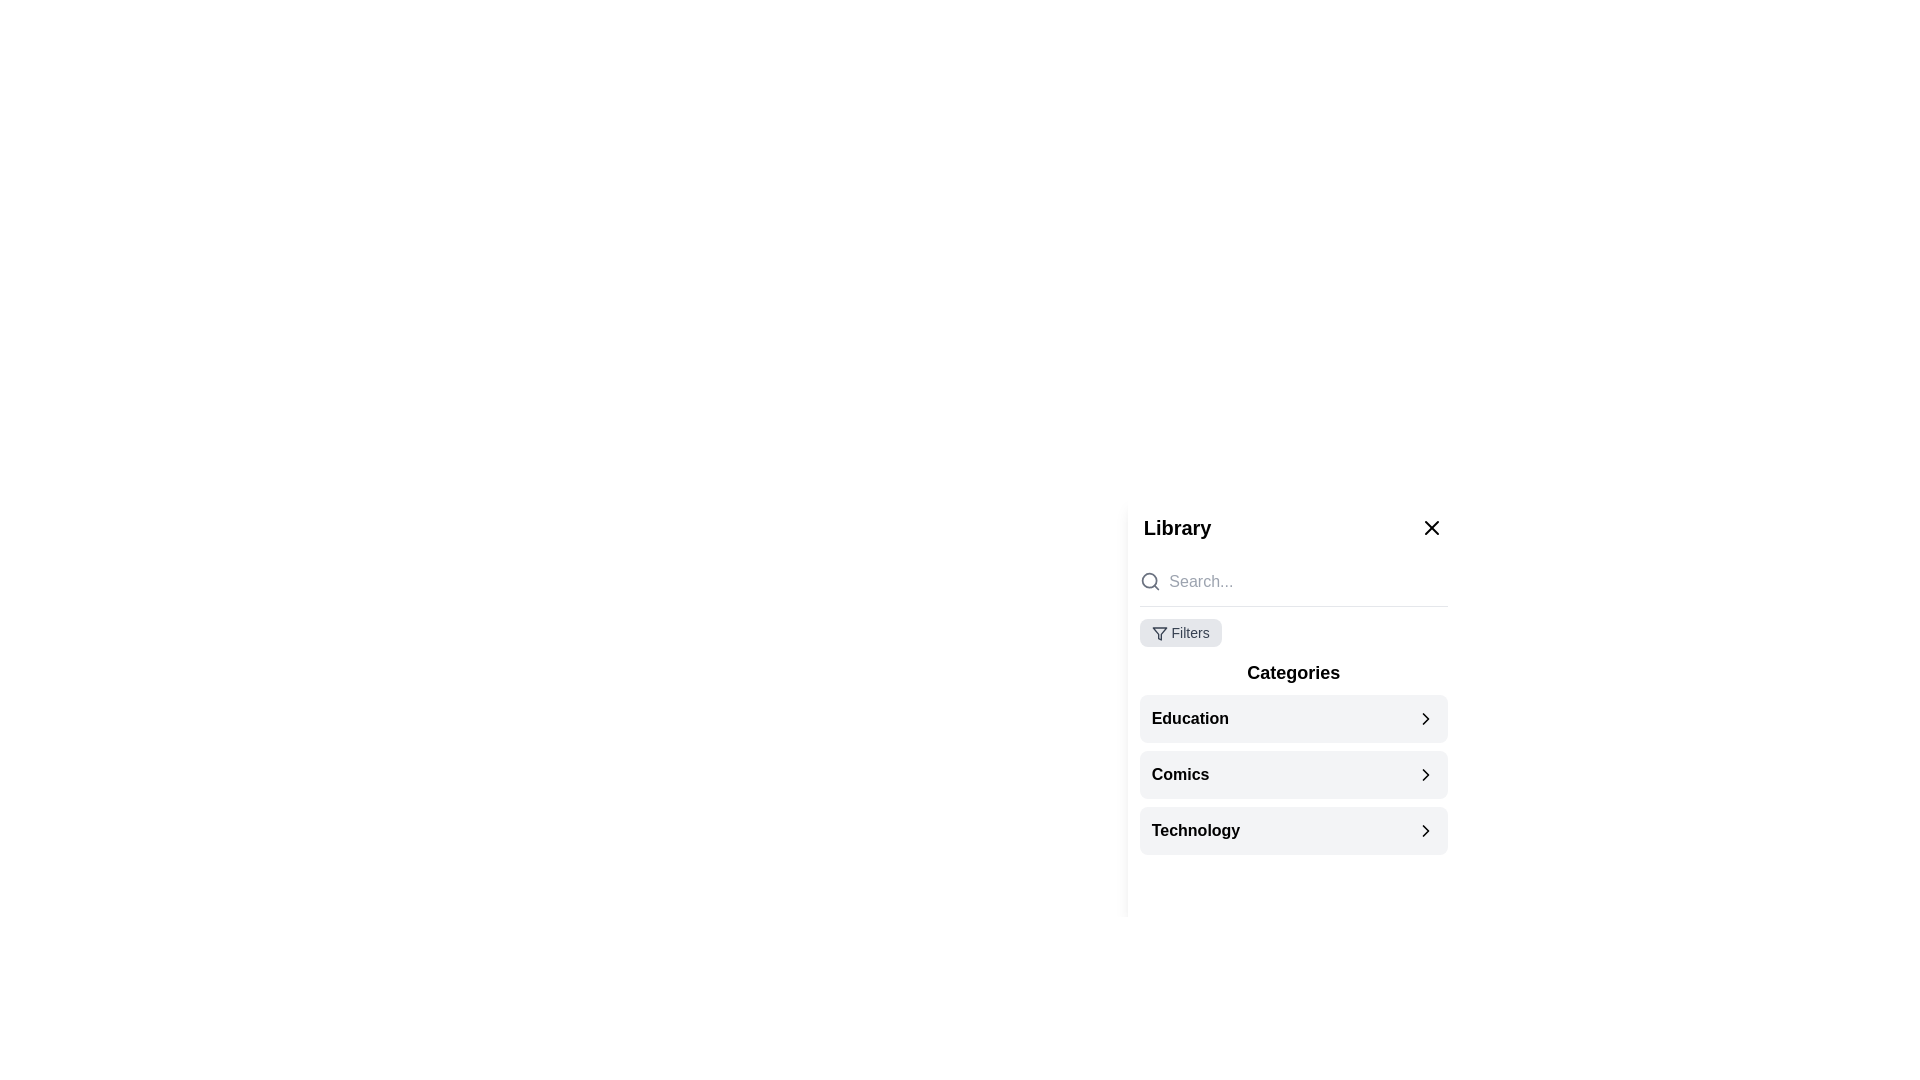  I want to click on the filter icon located inside the 'Filters' button, which is the leftmost subcomponent adjacent to the text label, so click(1159, 634).